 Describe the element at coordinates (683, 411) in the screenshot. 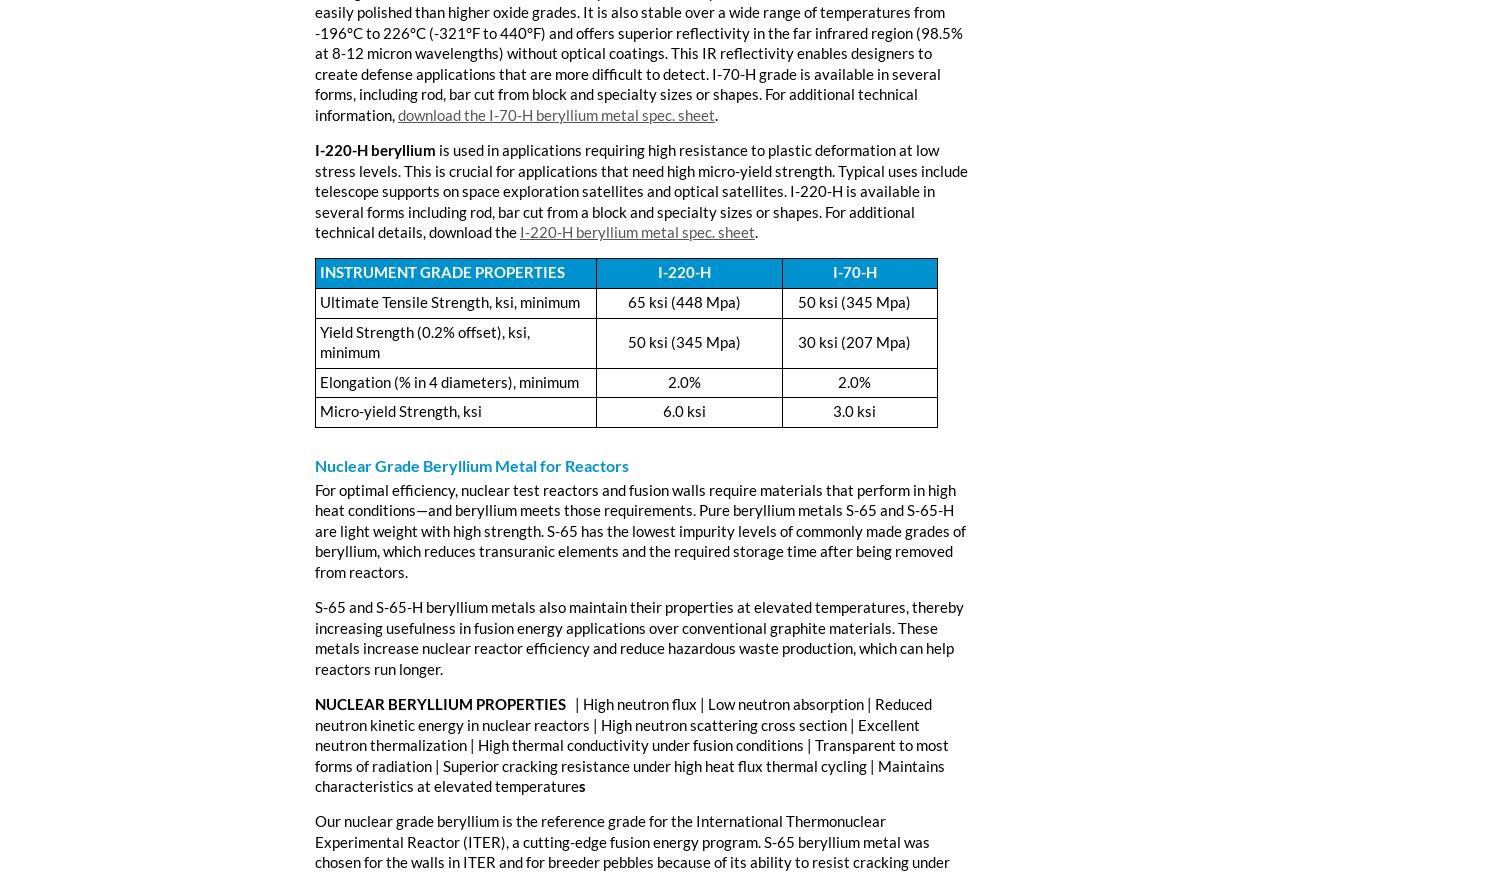

I see `'6.0 ksi'` at that location.